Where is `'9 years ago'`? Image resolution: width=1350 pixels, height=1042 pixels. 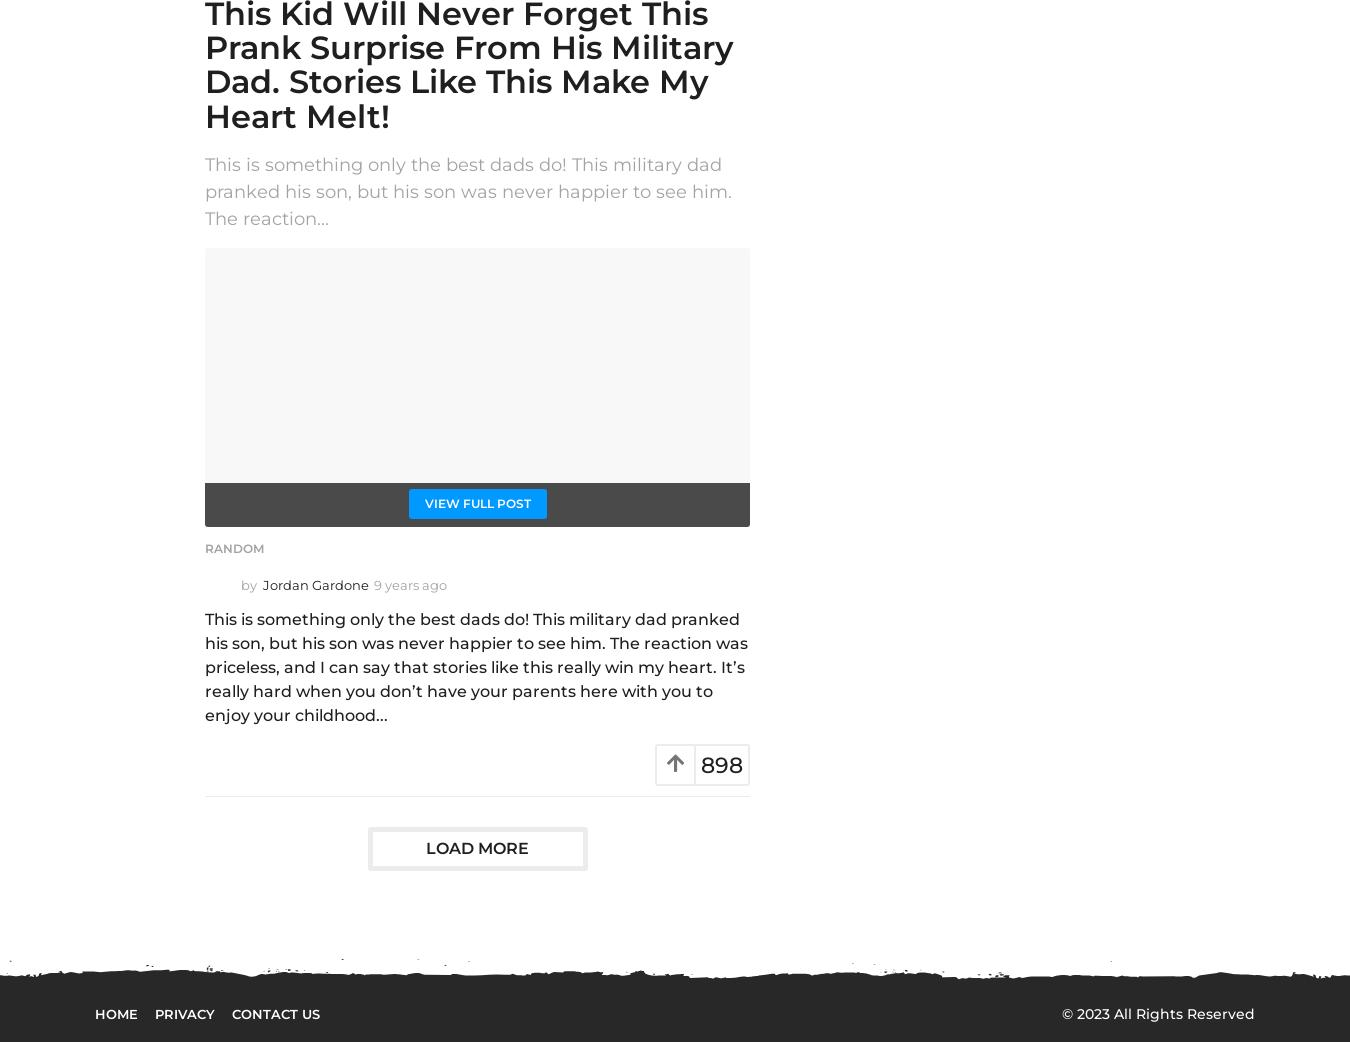
'9 years ago' is located at coordinates (410, 583).